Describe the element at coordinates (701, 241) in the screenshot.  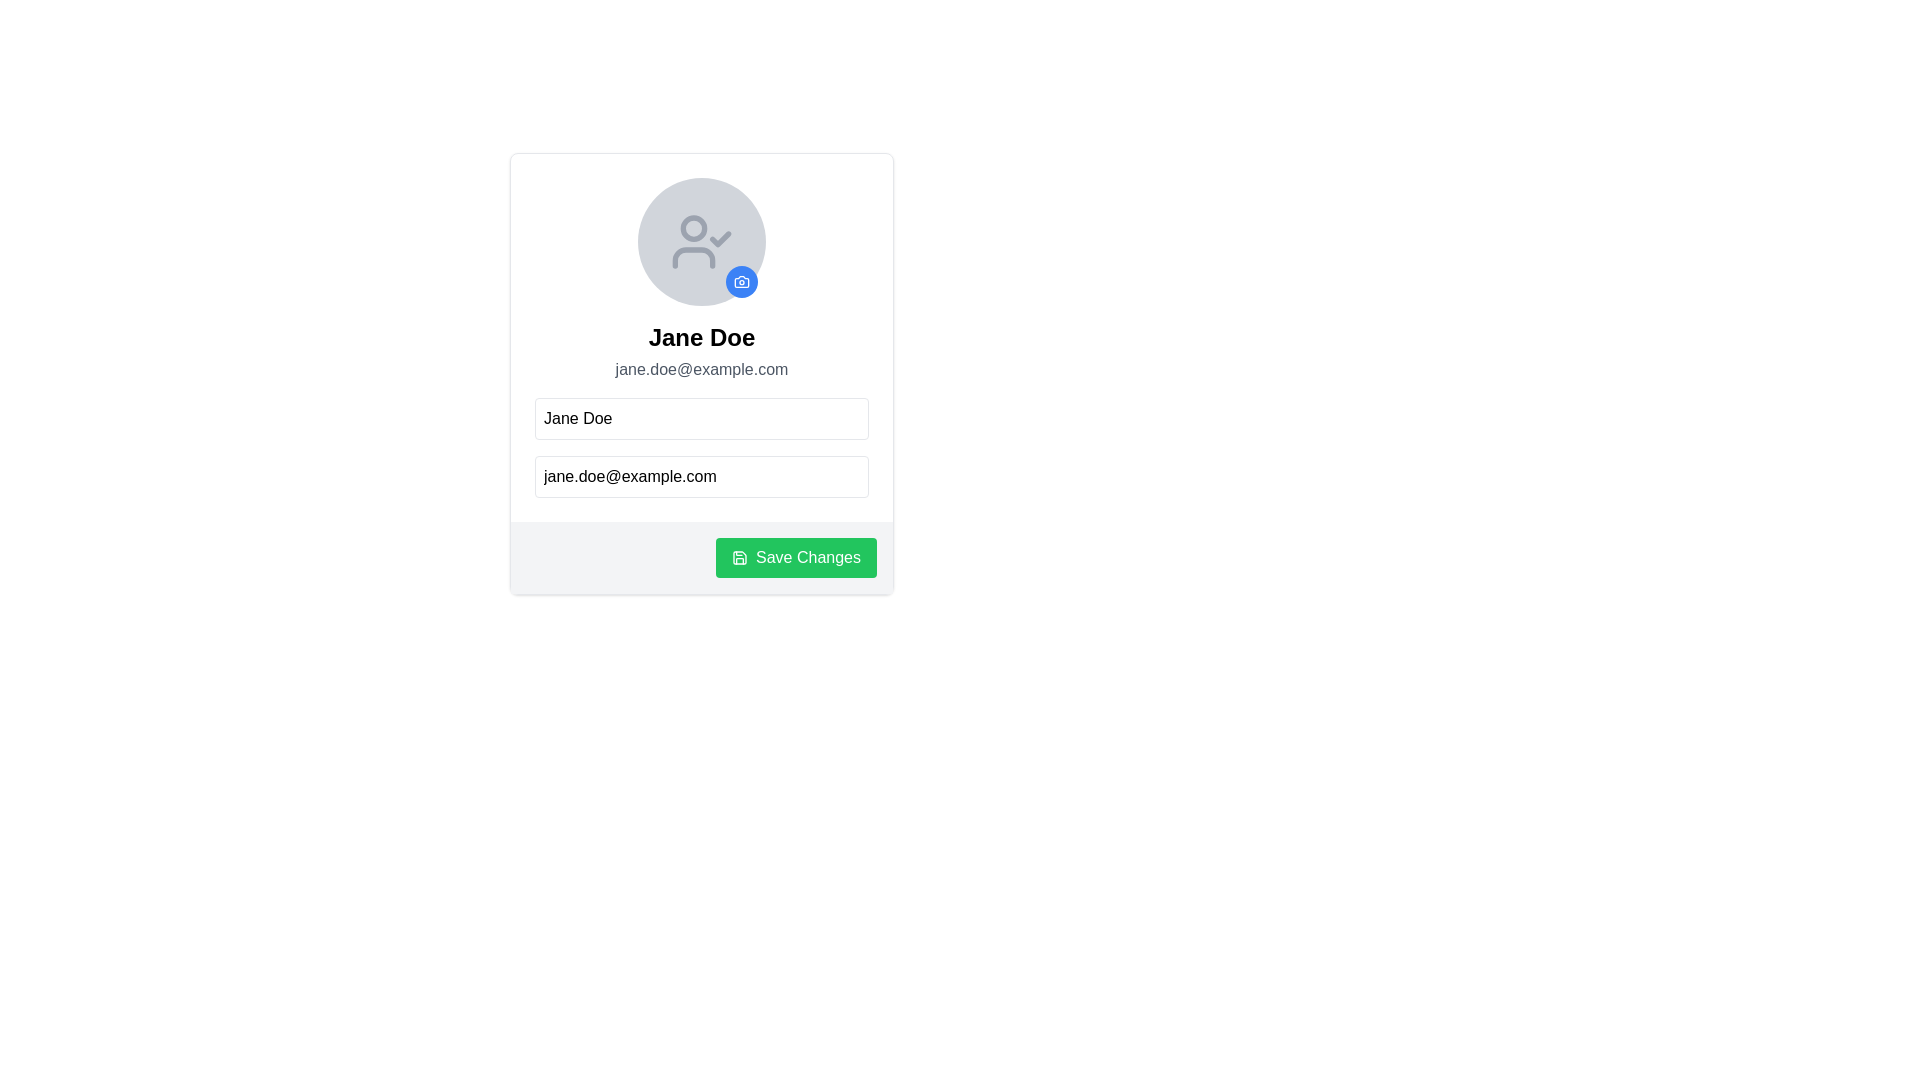
I see `the circular profile picture placeholder with a user-icon and a checkmark symbol, located above the text 'Jane Doe' and 'jane.doe@example.com'` at that location.